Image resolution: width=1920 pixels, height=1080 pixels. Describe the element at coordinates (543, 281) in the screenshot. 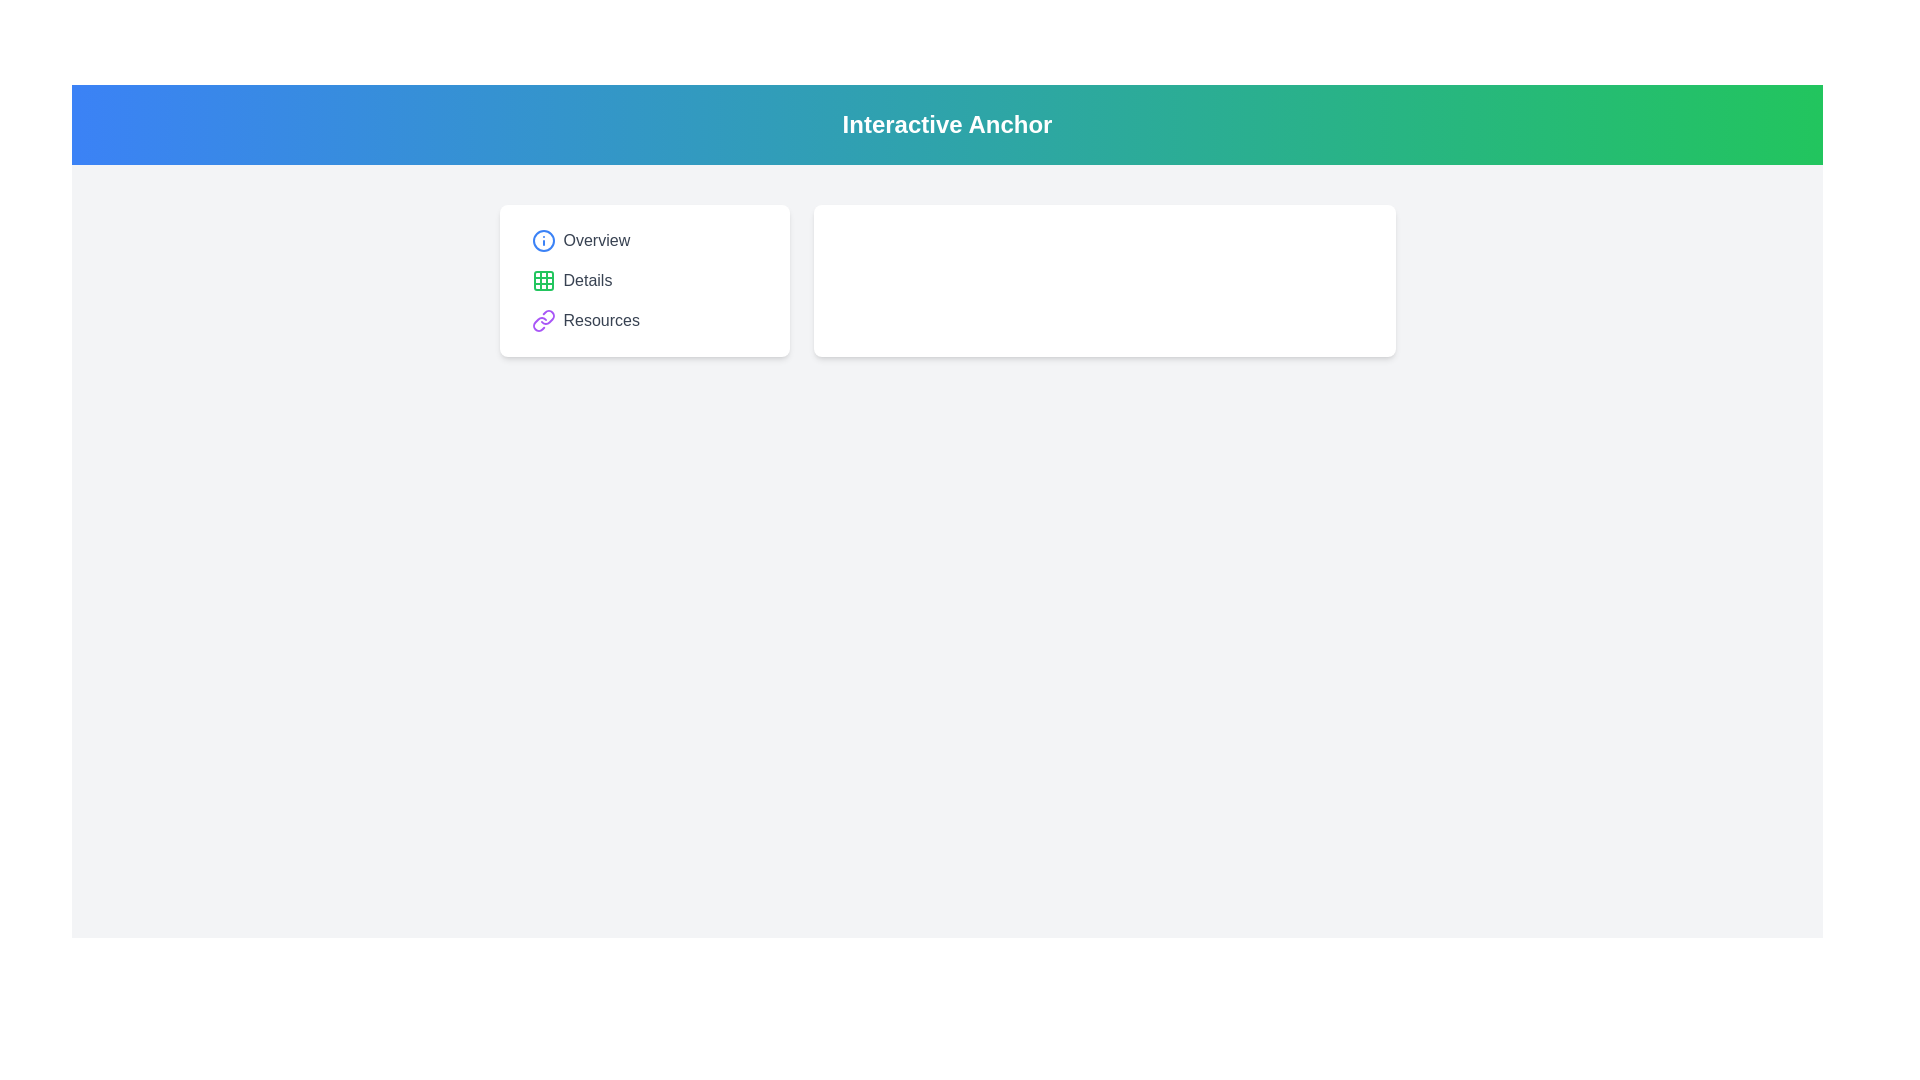

I see `the top-left grid square of the green grid icon next to the text 'Details' in the menu card` at that location.